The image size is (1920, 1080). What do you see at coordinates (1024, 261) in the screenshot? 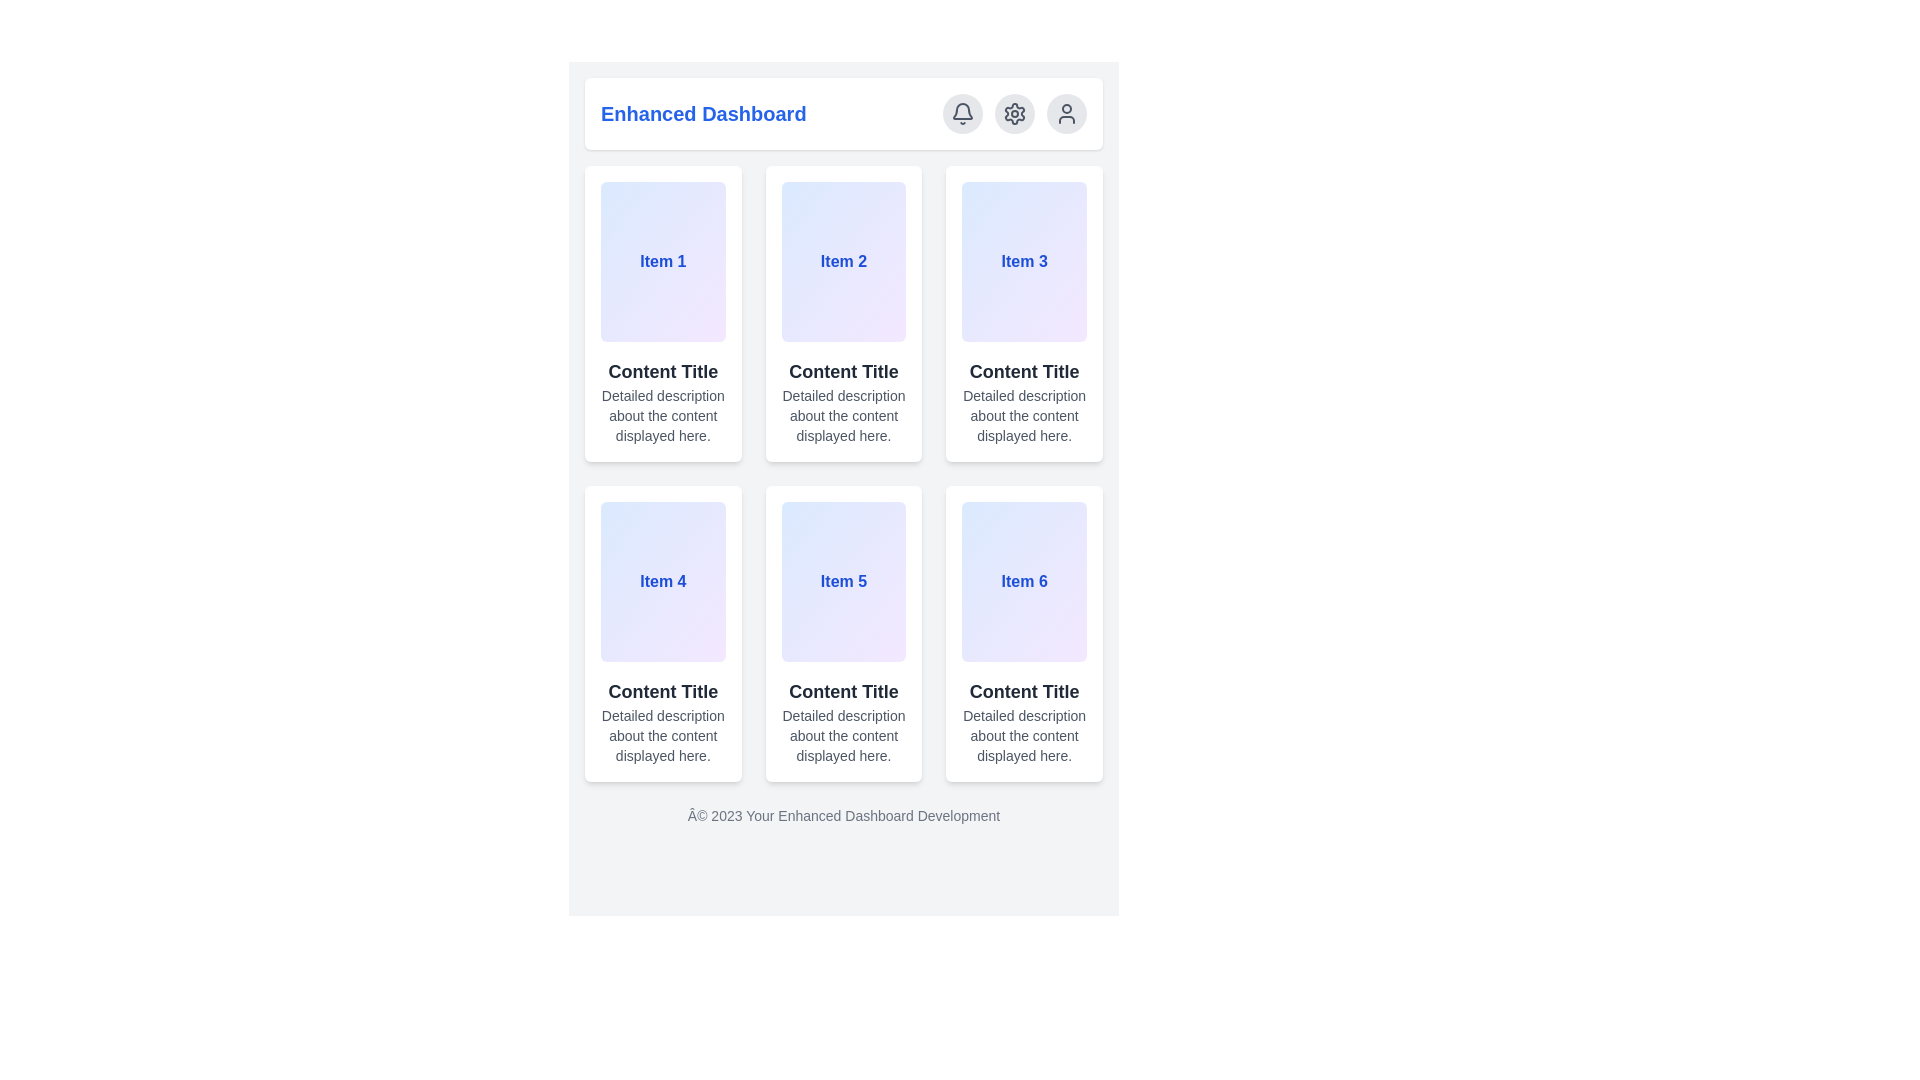
I see `the visual tile labeled 'Item 3' located in the top-right corner of the second row of the grid layout` at bounding box center [1024, 261].